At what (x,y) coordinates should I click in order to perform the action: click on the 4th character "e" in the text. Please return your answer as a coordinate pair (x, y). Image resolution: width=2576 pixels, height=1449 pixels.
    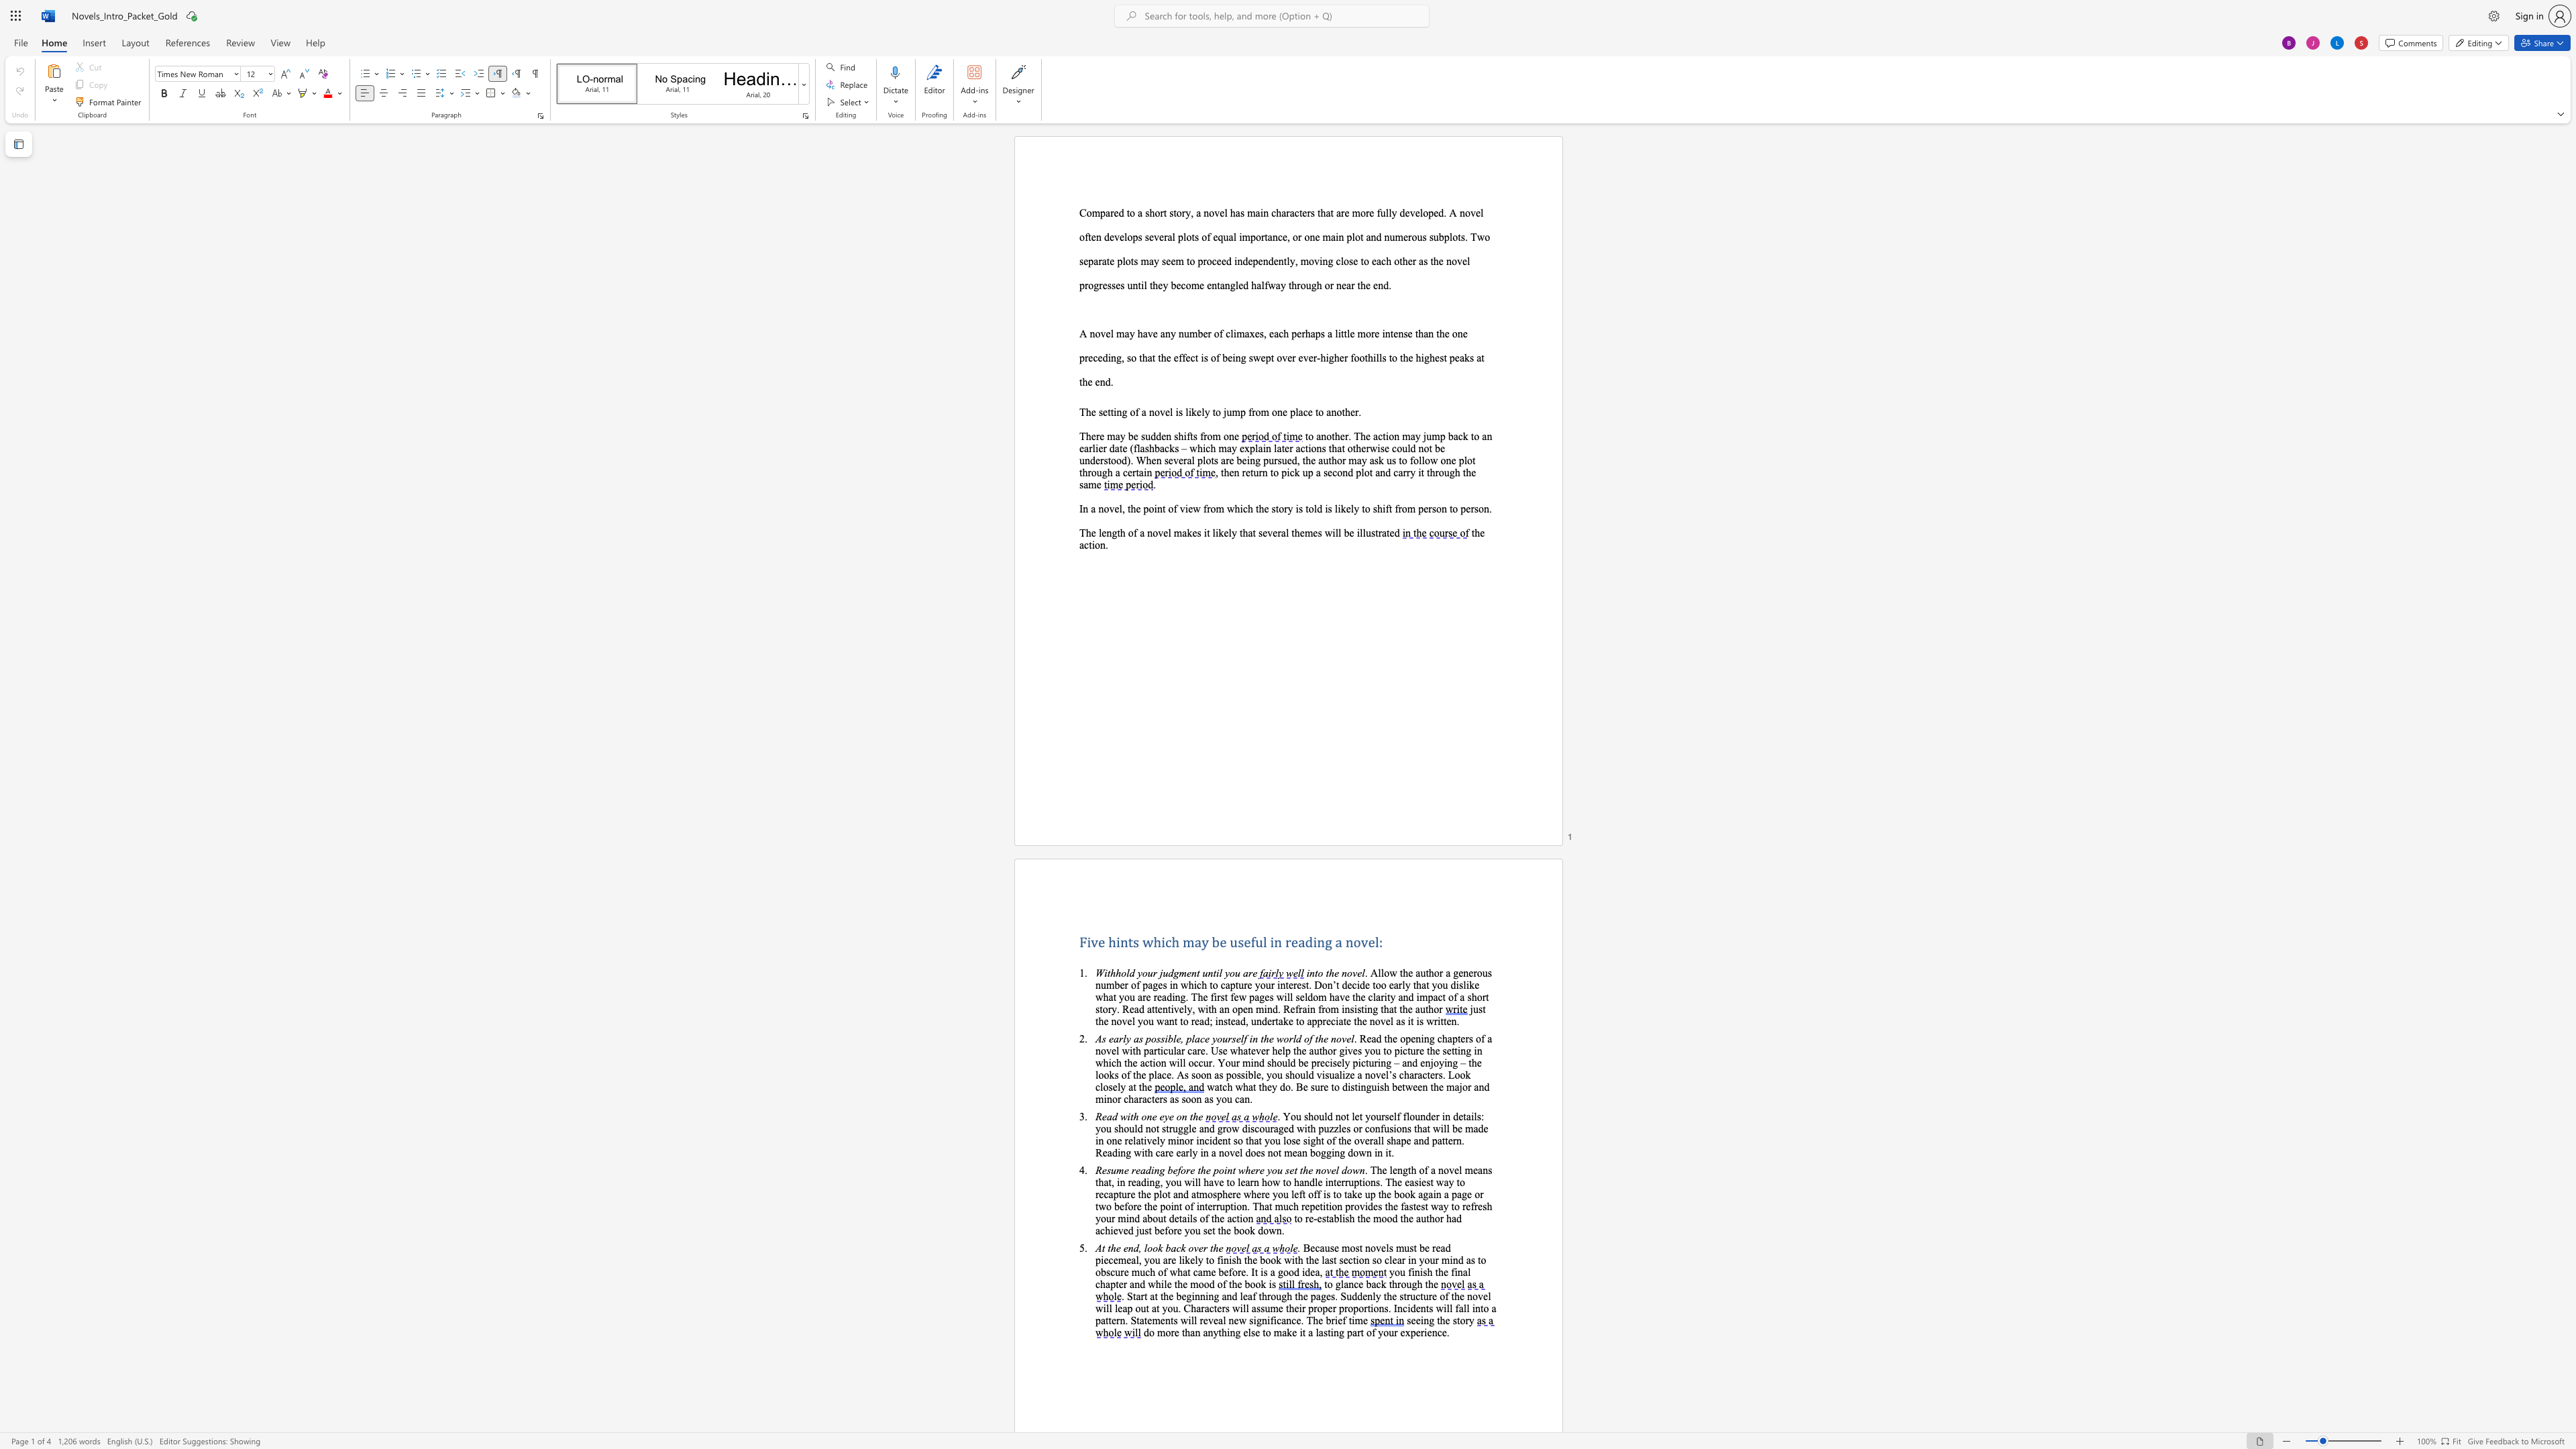
    Looking at the image, I should click on (1172, 260).